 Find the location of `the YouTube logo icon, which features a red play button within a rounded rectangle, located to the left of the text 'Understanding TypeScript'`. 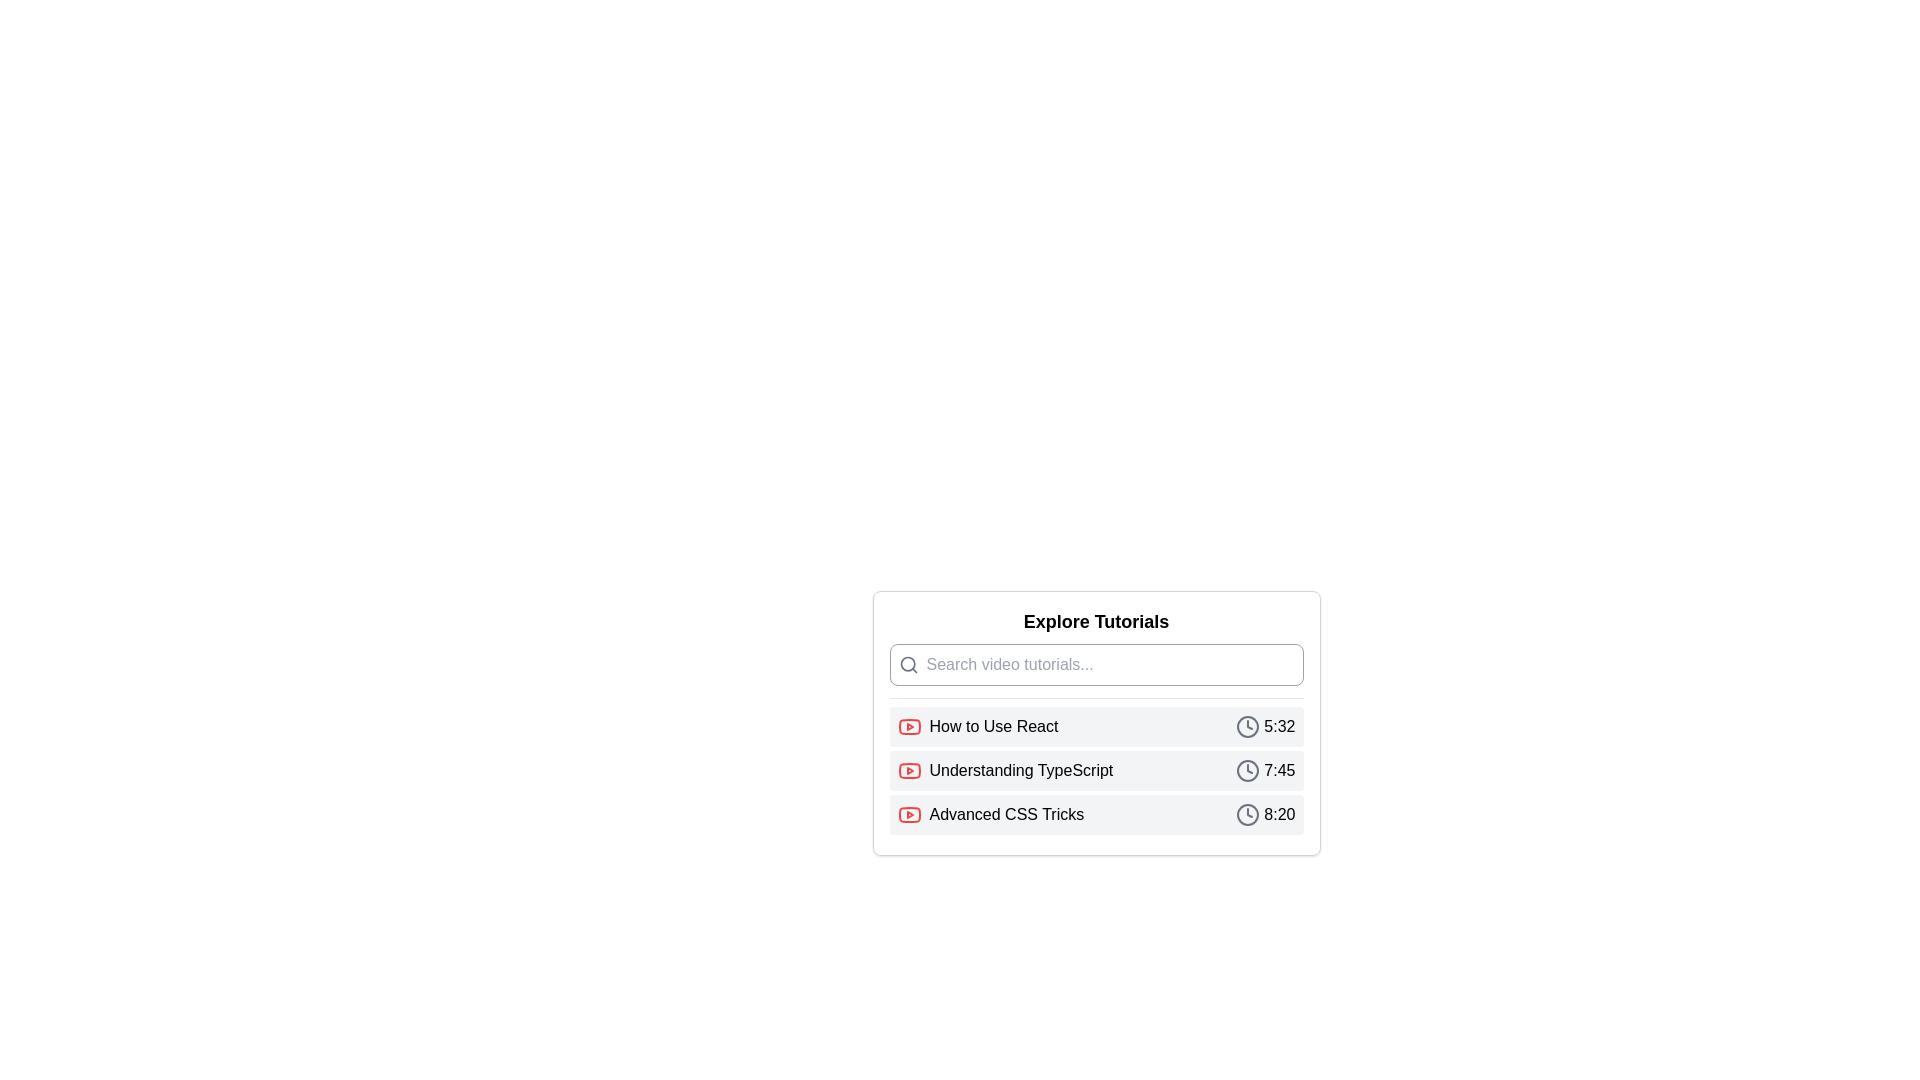

the YouTube logo icon, which features a red play button within a rounded rectangle, located to the left of the text 'Understanding TypeScript' is located at coordinates (908, 770).